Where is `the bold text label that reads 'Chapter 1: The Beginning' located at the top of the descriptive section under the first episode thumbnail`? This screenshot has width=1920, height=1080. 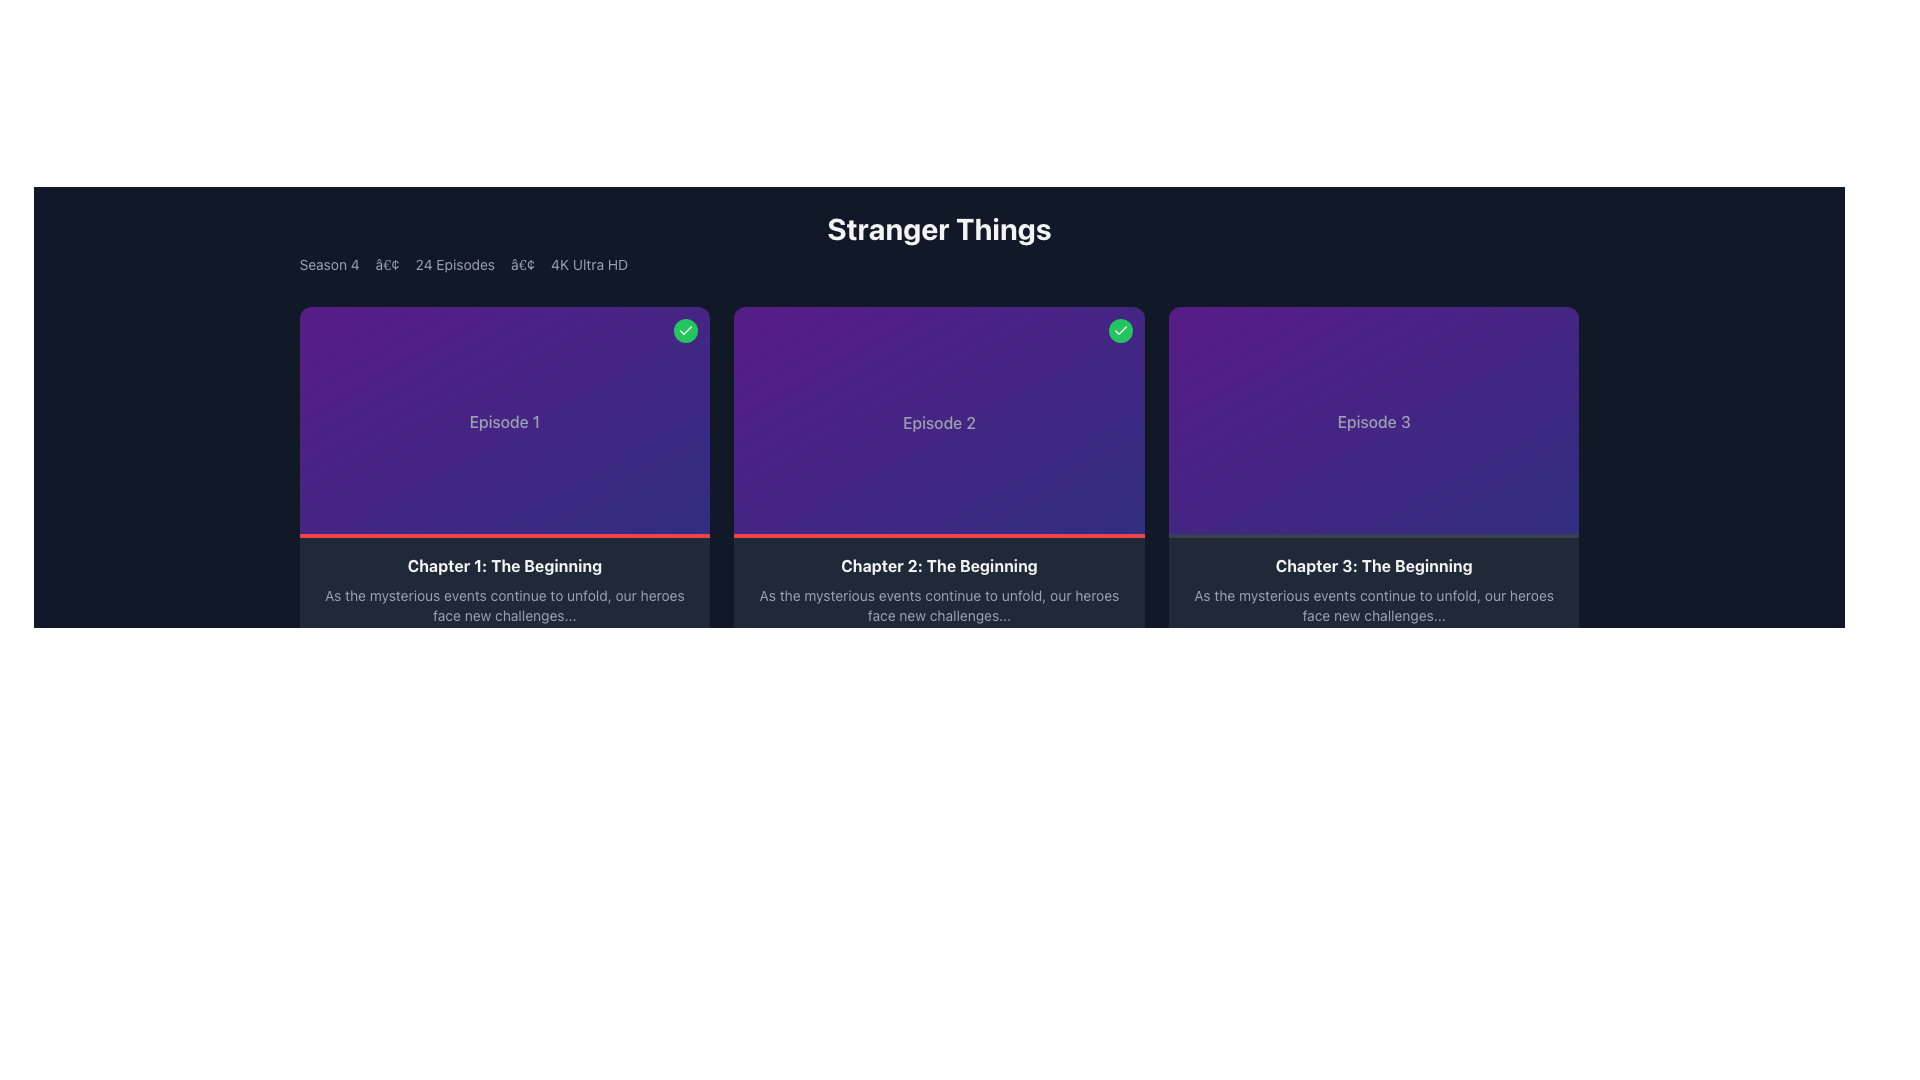
the bold text label that reads 'Chapter 1: The Beginning' located at the top of the descriptive section under the first episode thumbnail is located at coordinates (504, 566).